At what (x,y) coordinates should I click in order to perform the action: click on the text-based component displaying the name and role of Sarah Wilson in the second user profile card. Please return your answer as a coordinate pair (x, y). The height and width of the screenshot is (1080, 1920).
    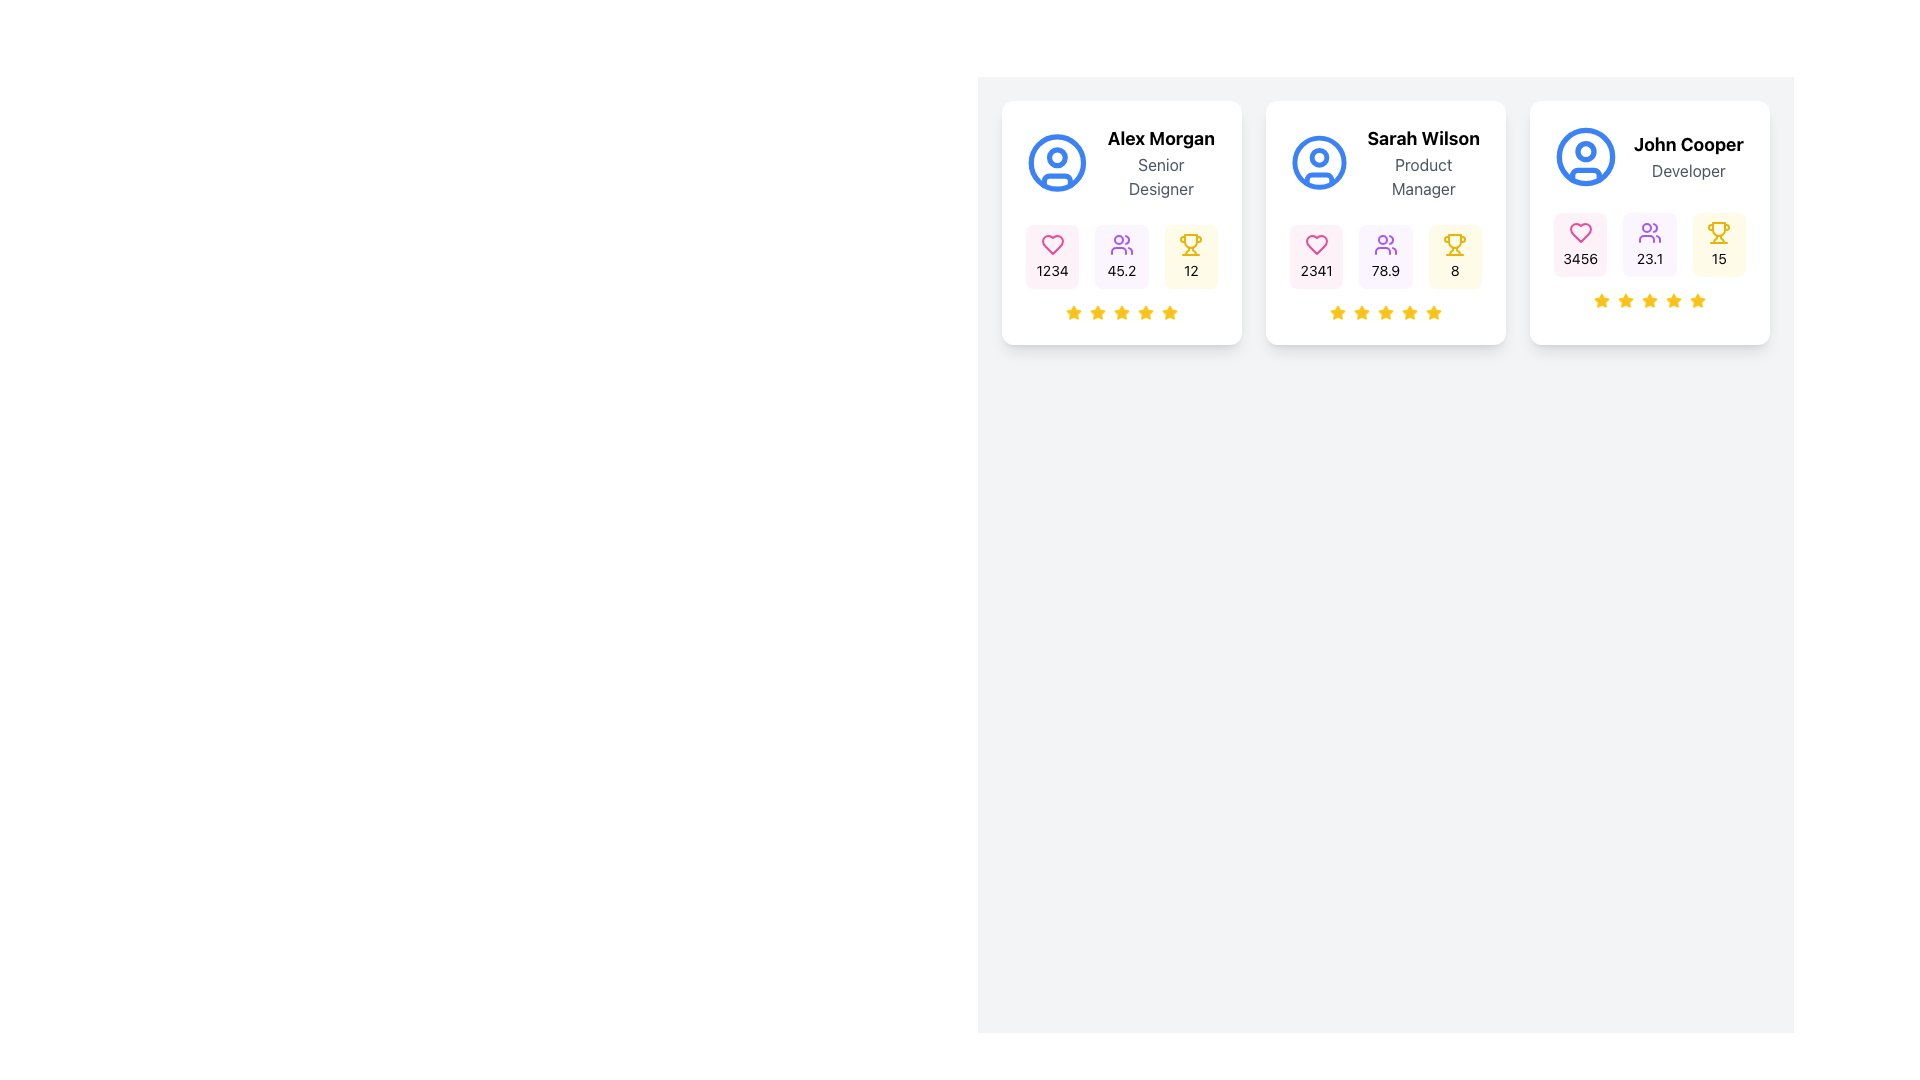
    Looking at the image, I should click on (1385, 161).